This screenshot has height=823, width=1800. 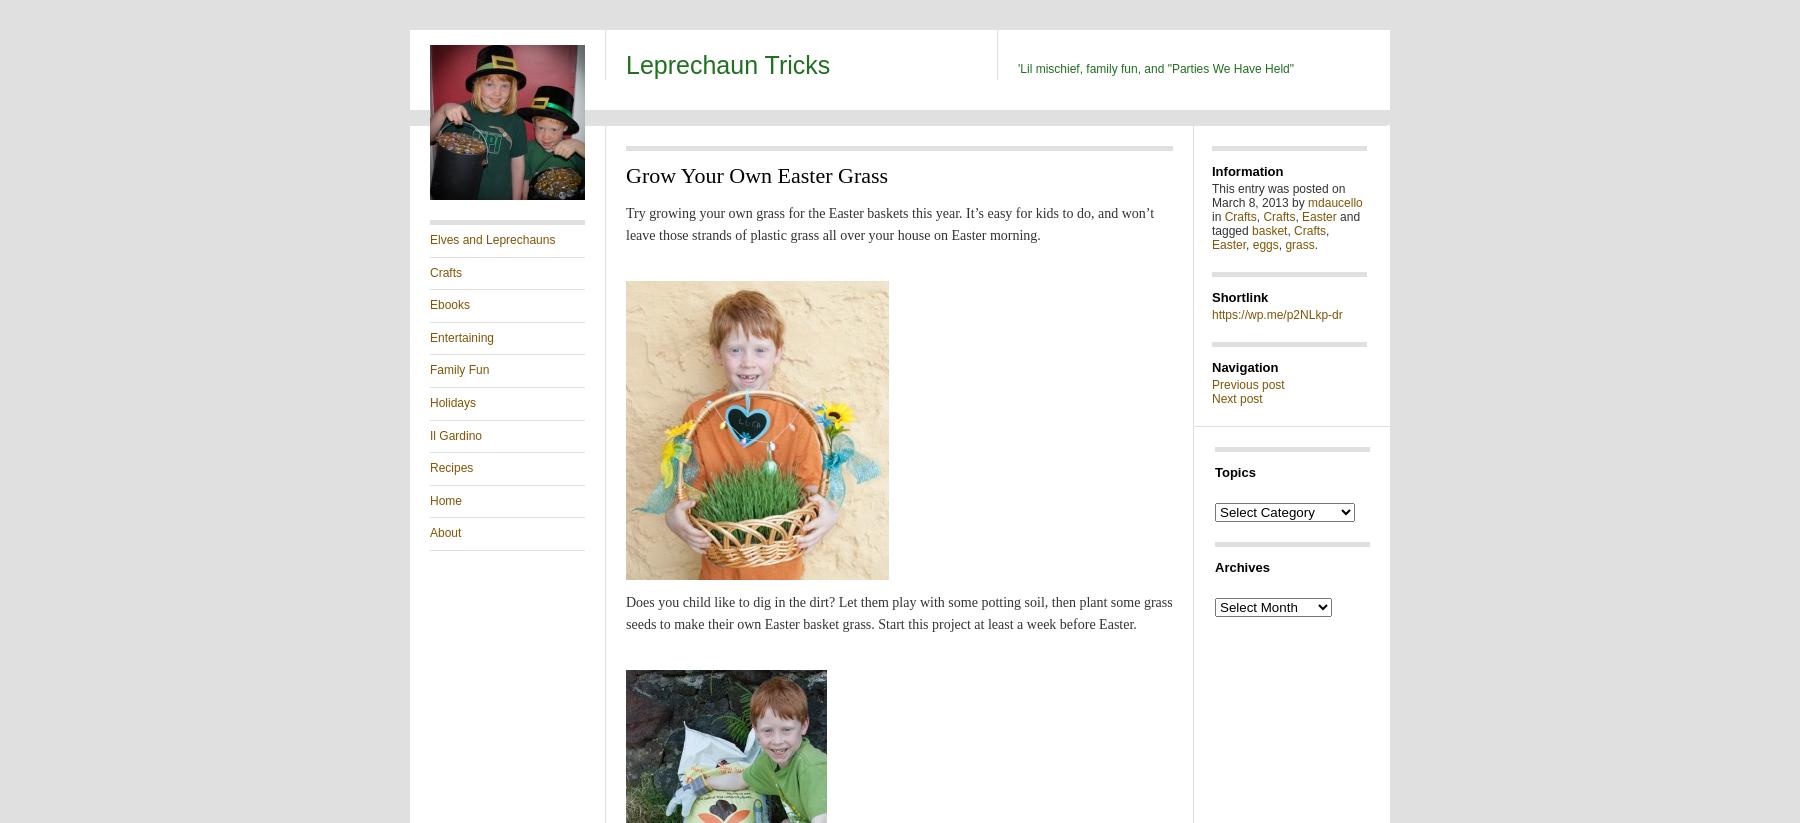 What do you see at coordinates (889, 224) in the screenshot?
I see `'Try growing your own grass for the Easter baskets this year. It’s easy for kids to do, and won’t leave those strands of plastic grass all over your house on Easter morning.'` at bounding box center [889, 224].